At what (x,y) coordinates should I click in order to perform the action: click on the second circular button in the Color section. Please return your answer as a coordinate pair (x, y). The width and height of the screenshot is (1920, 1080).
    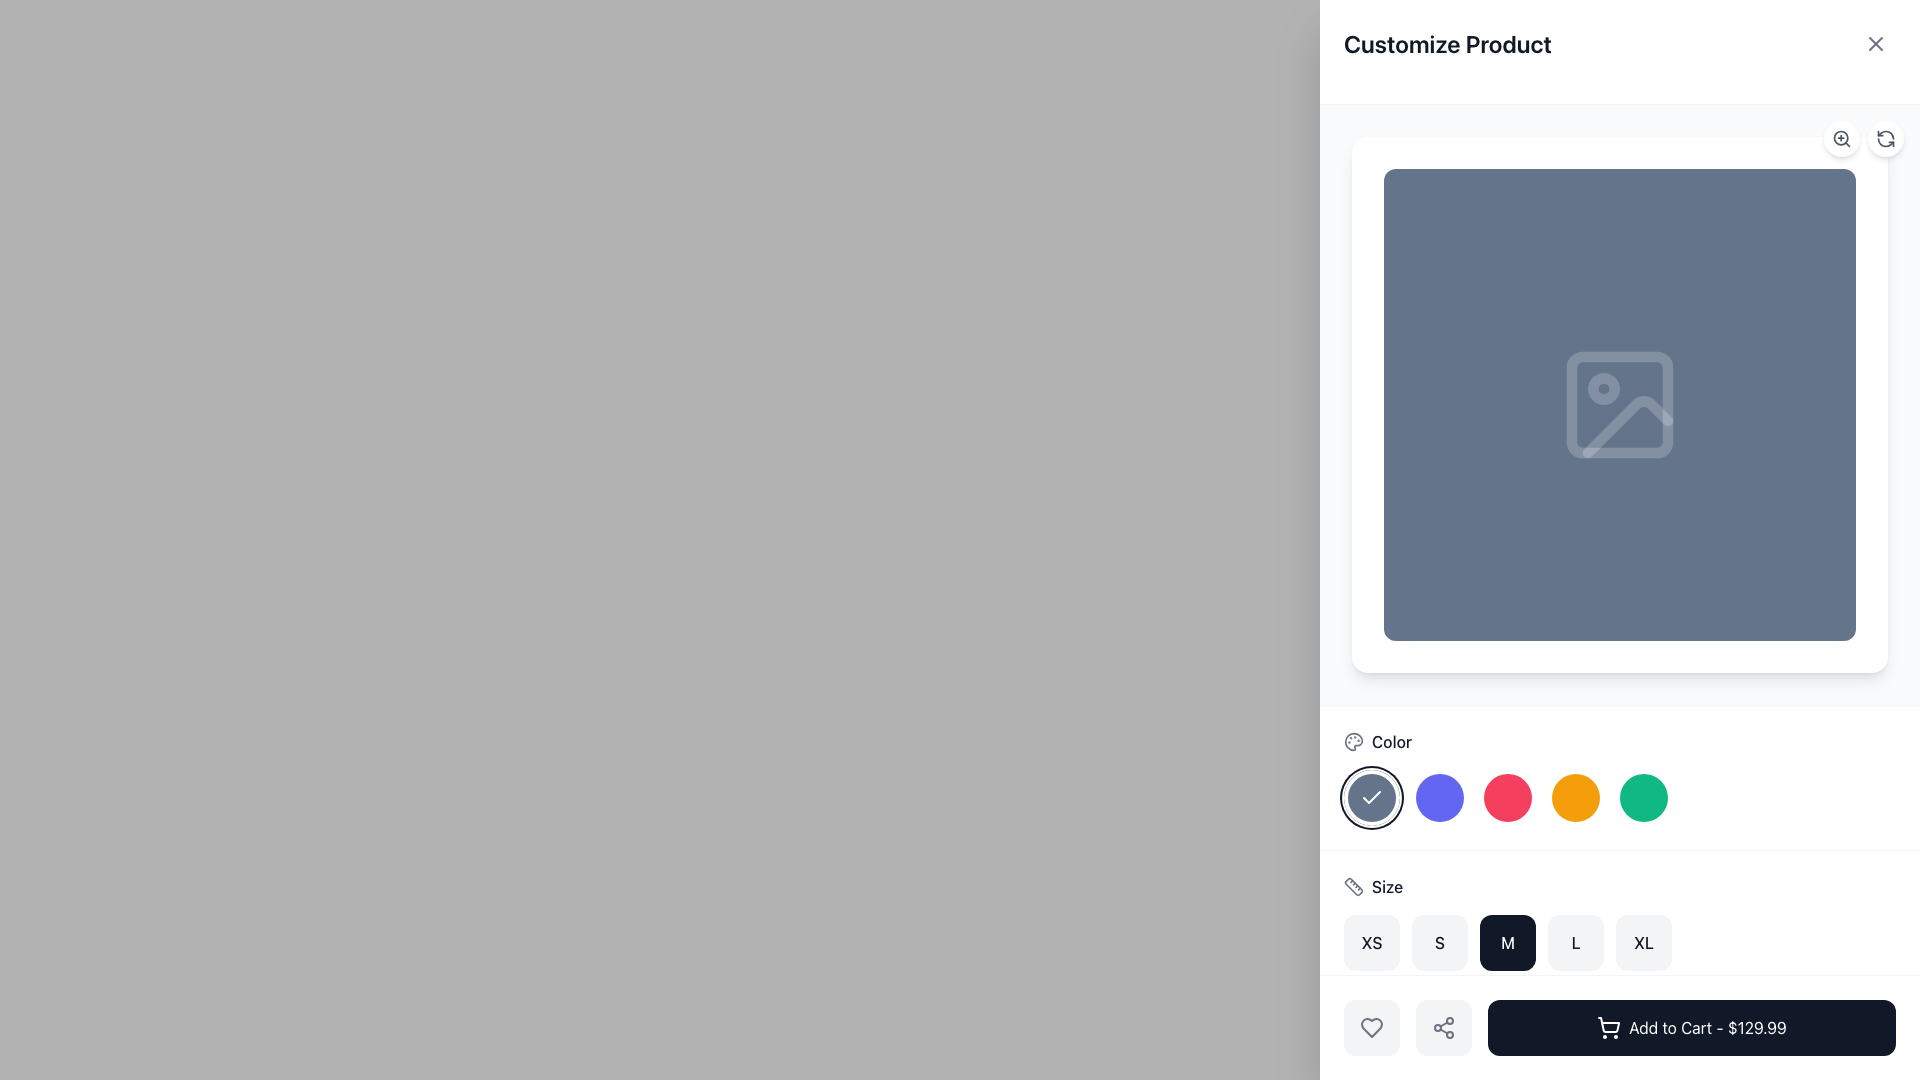
    Looking at the image, I should click on (1440, 797).